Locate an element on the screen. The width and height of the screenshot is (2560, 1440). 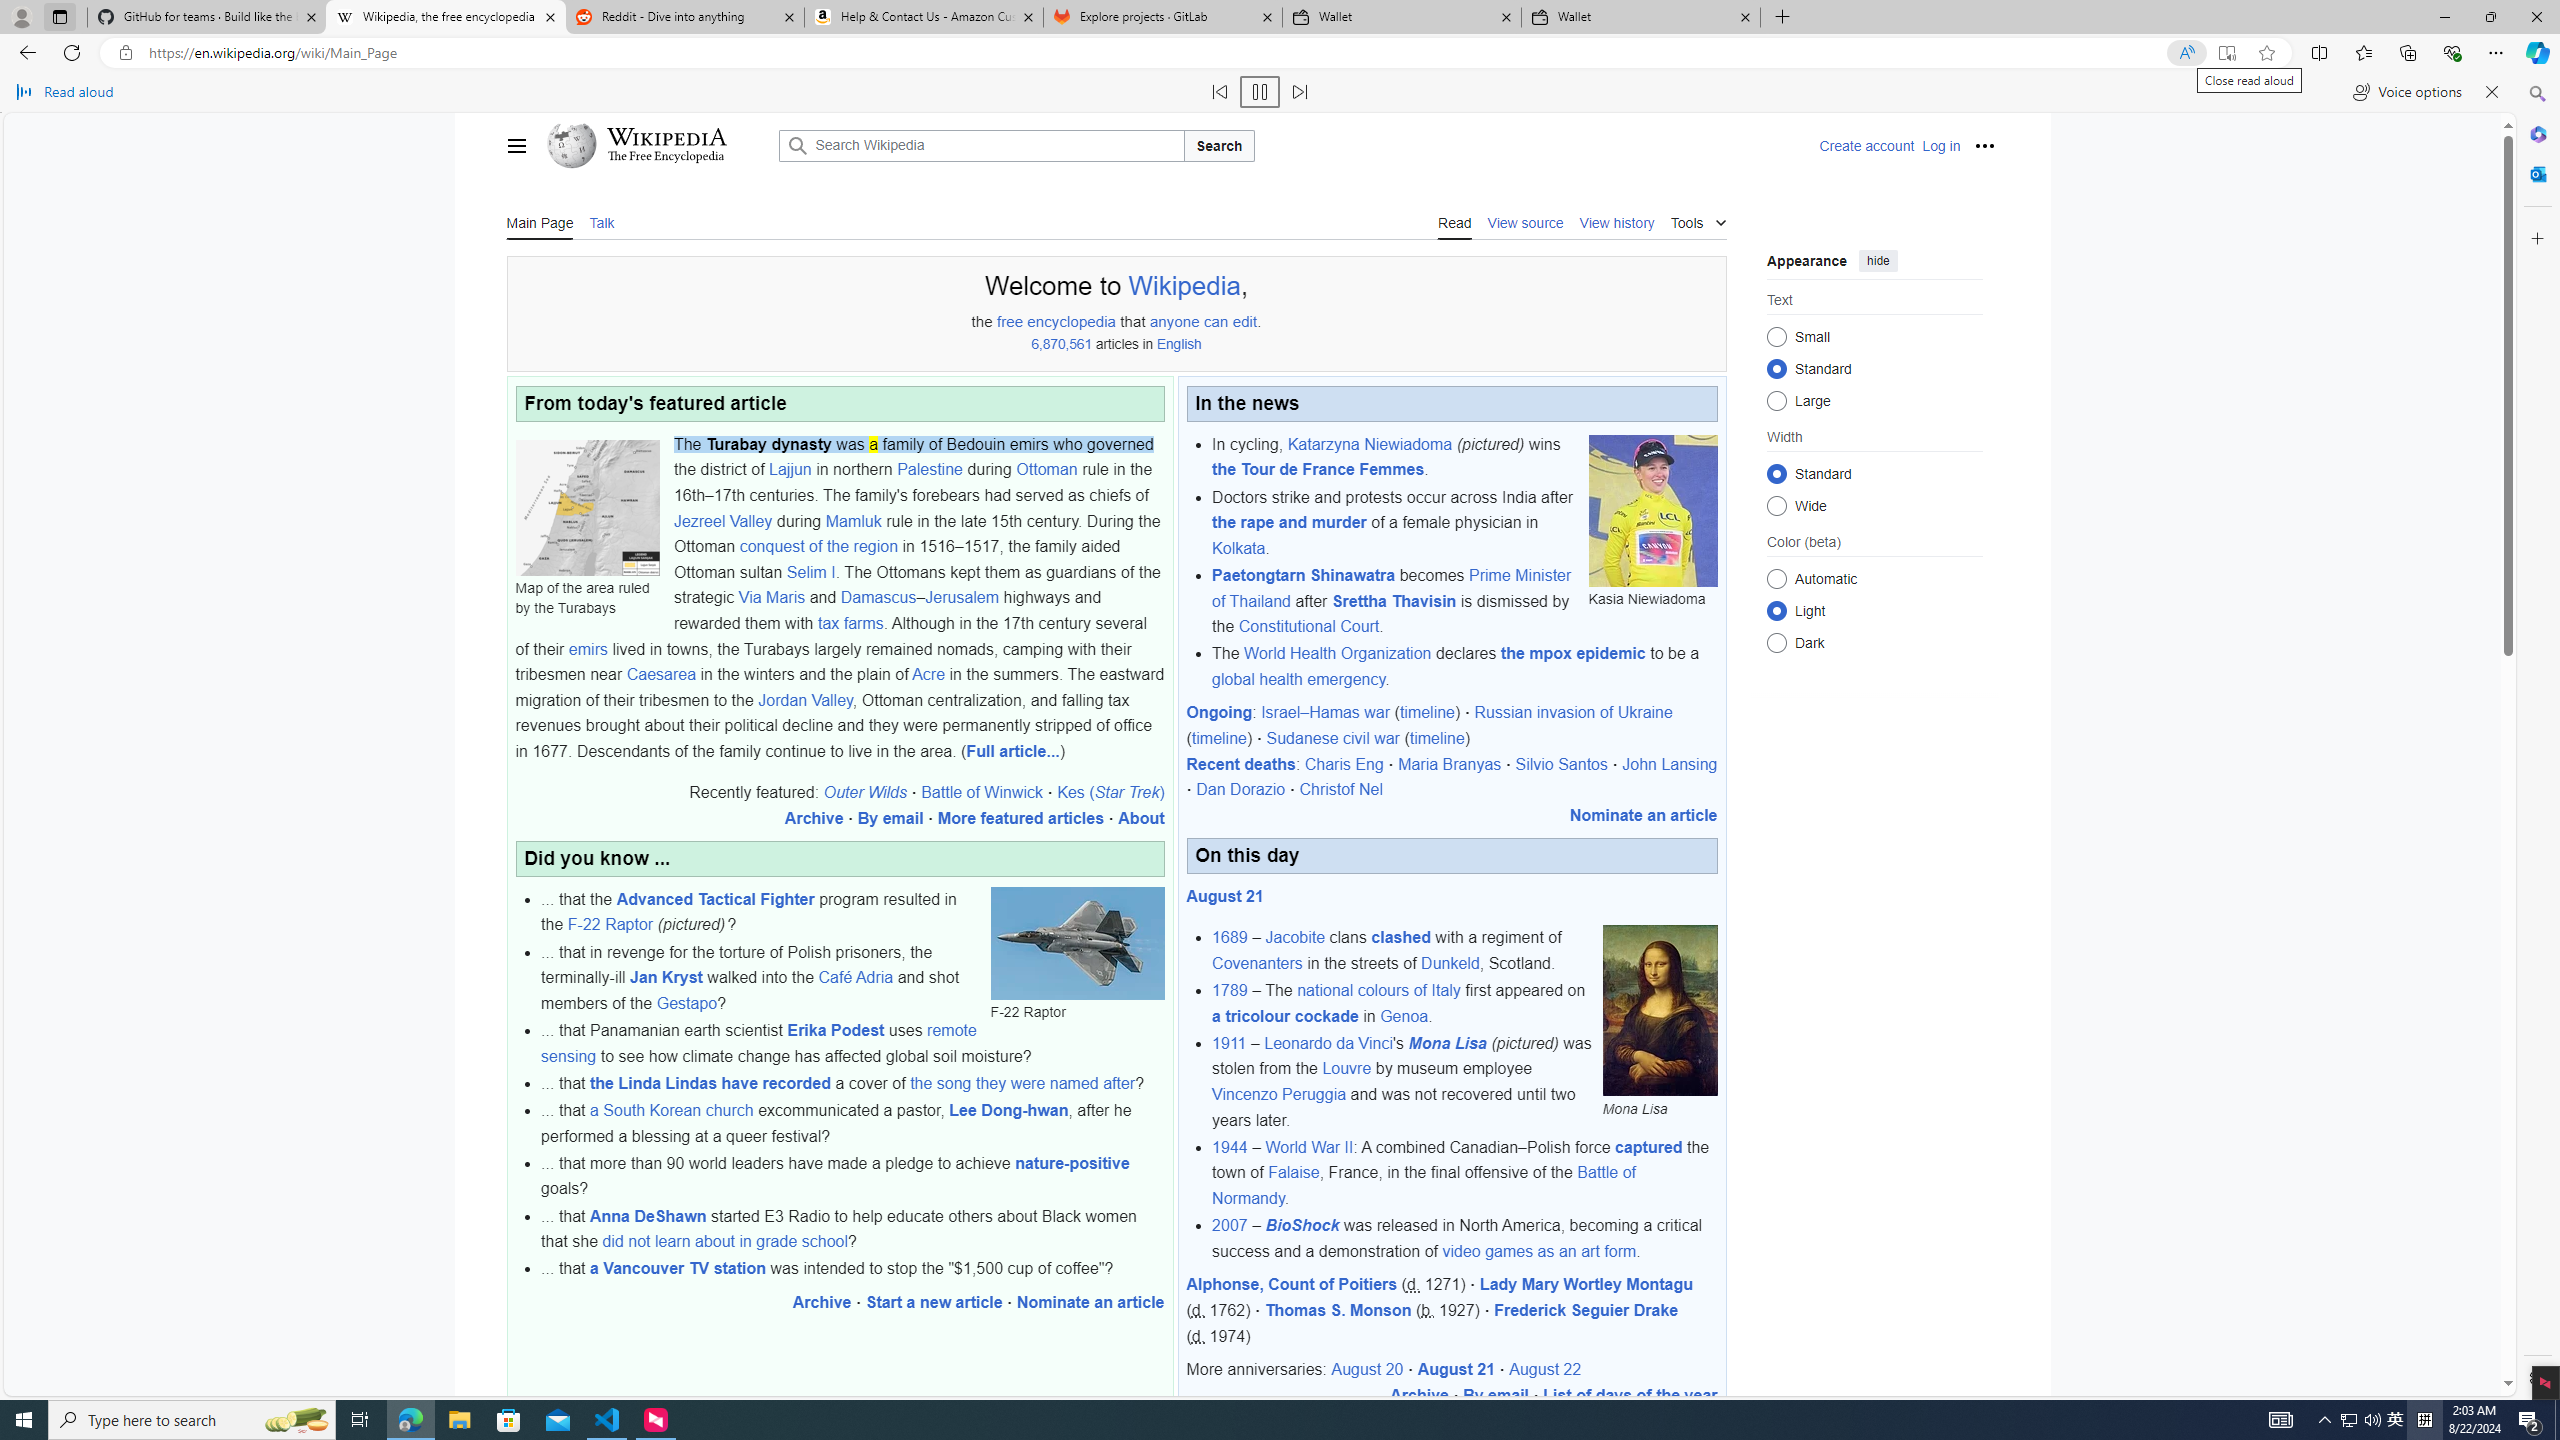
'Dunkeld' is located at coordinates (1450, 961).